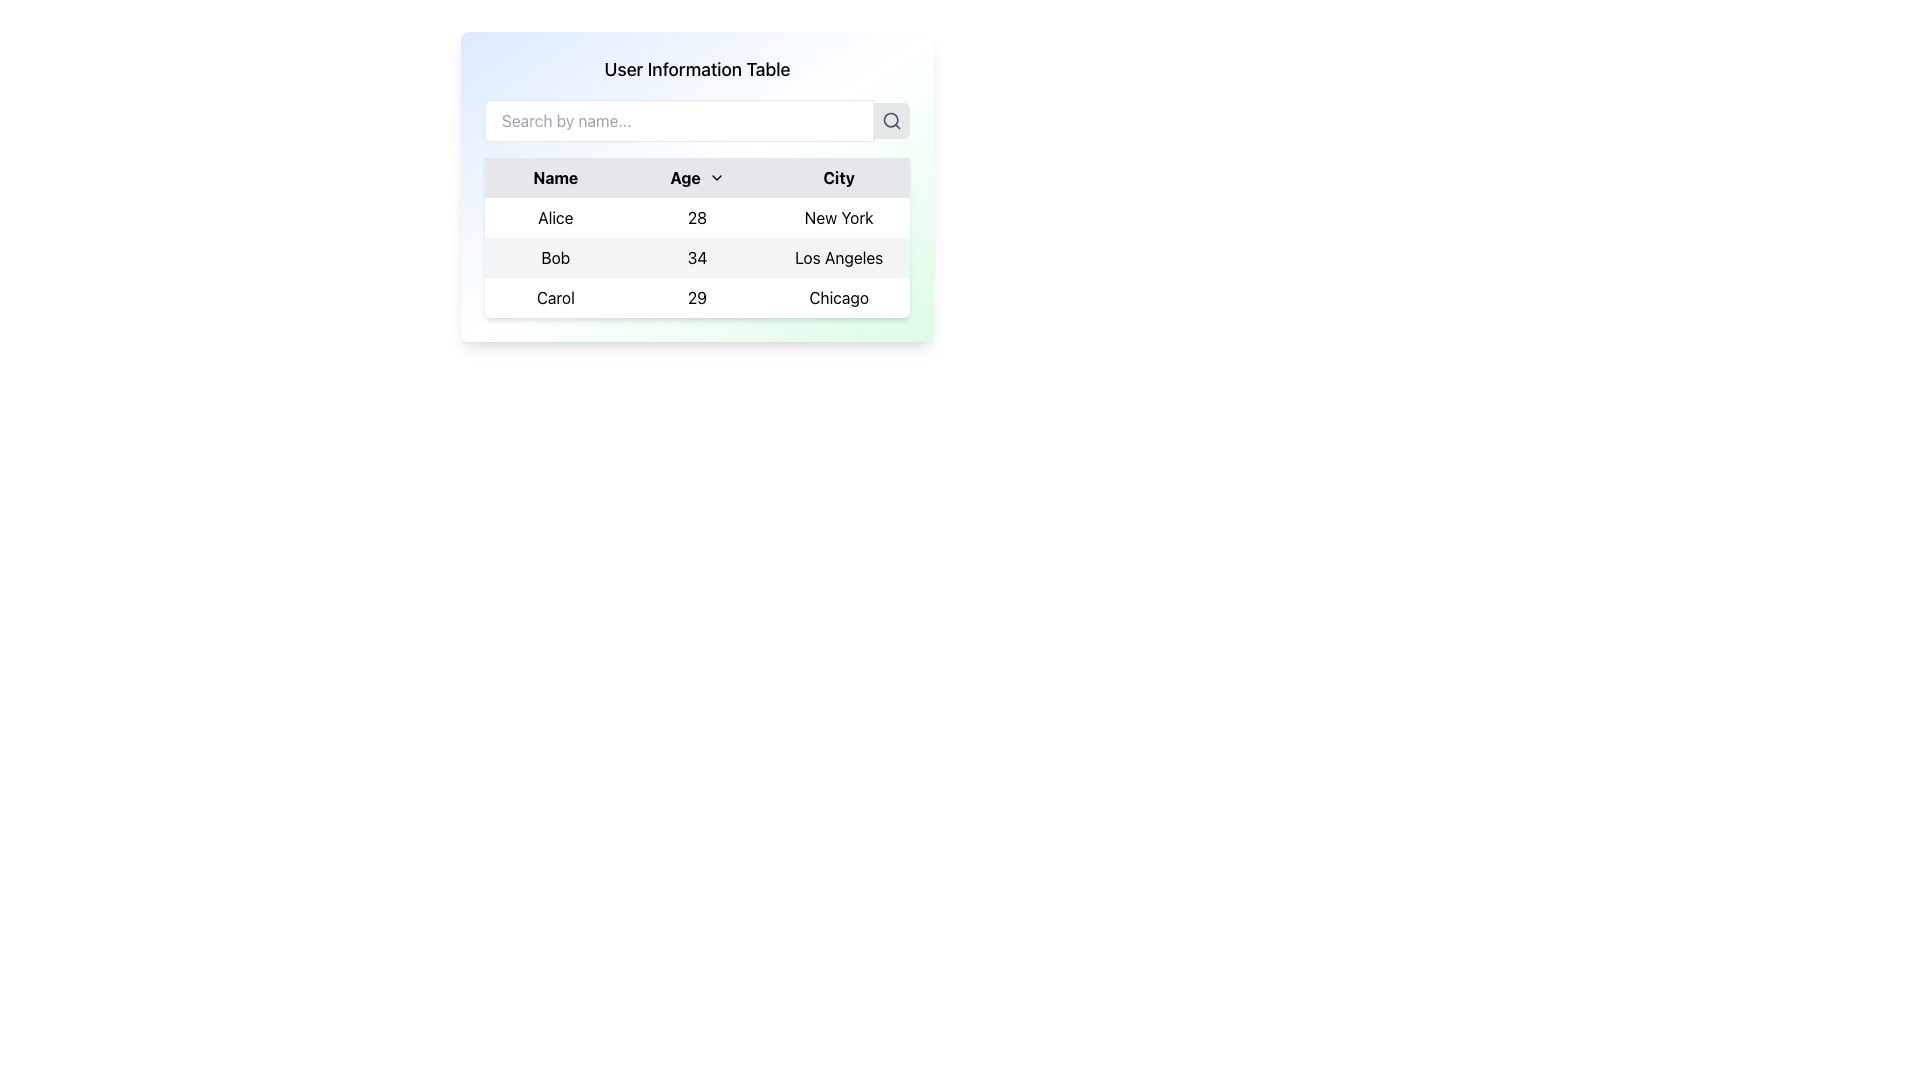 The width and height of the screenshot is (1920, 1080). What do you see at coordinates (697, 297) in the screenshot?
I see `the third row of the table that contains the text items 'Carol', '29', and 'Chicago'` at bounding box center [697, 297].